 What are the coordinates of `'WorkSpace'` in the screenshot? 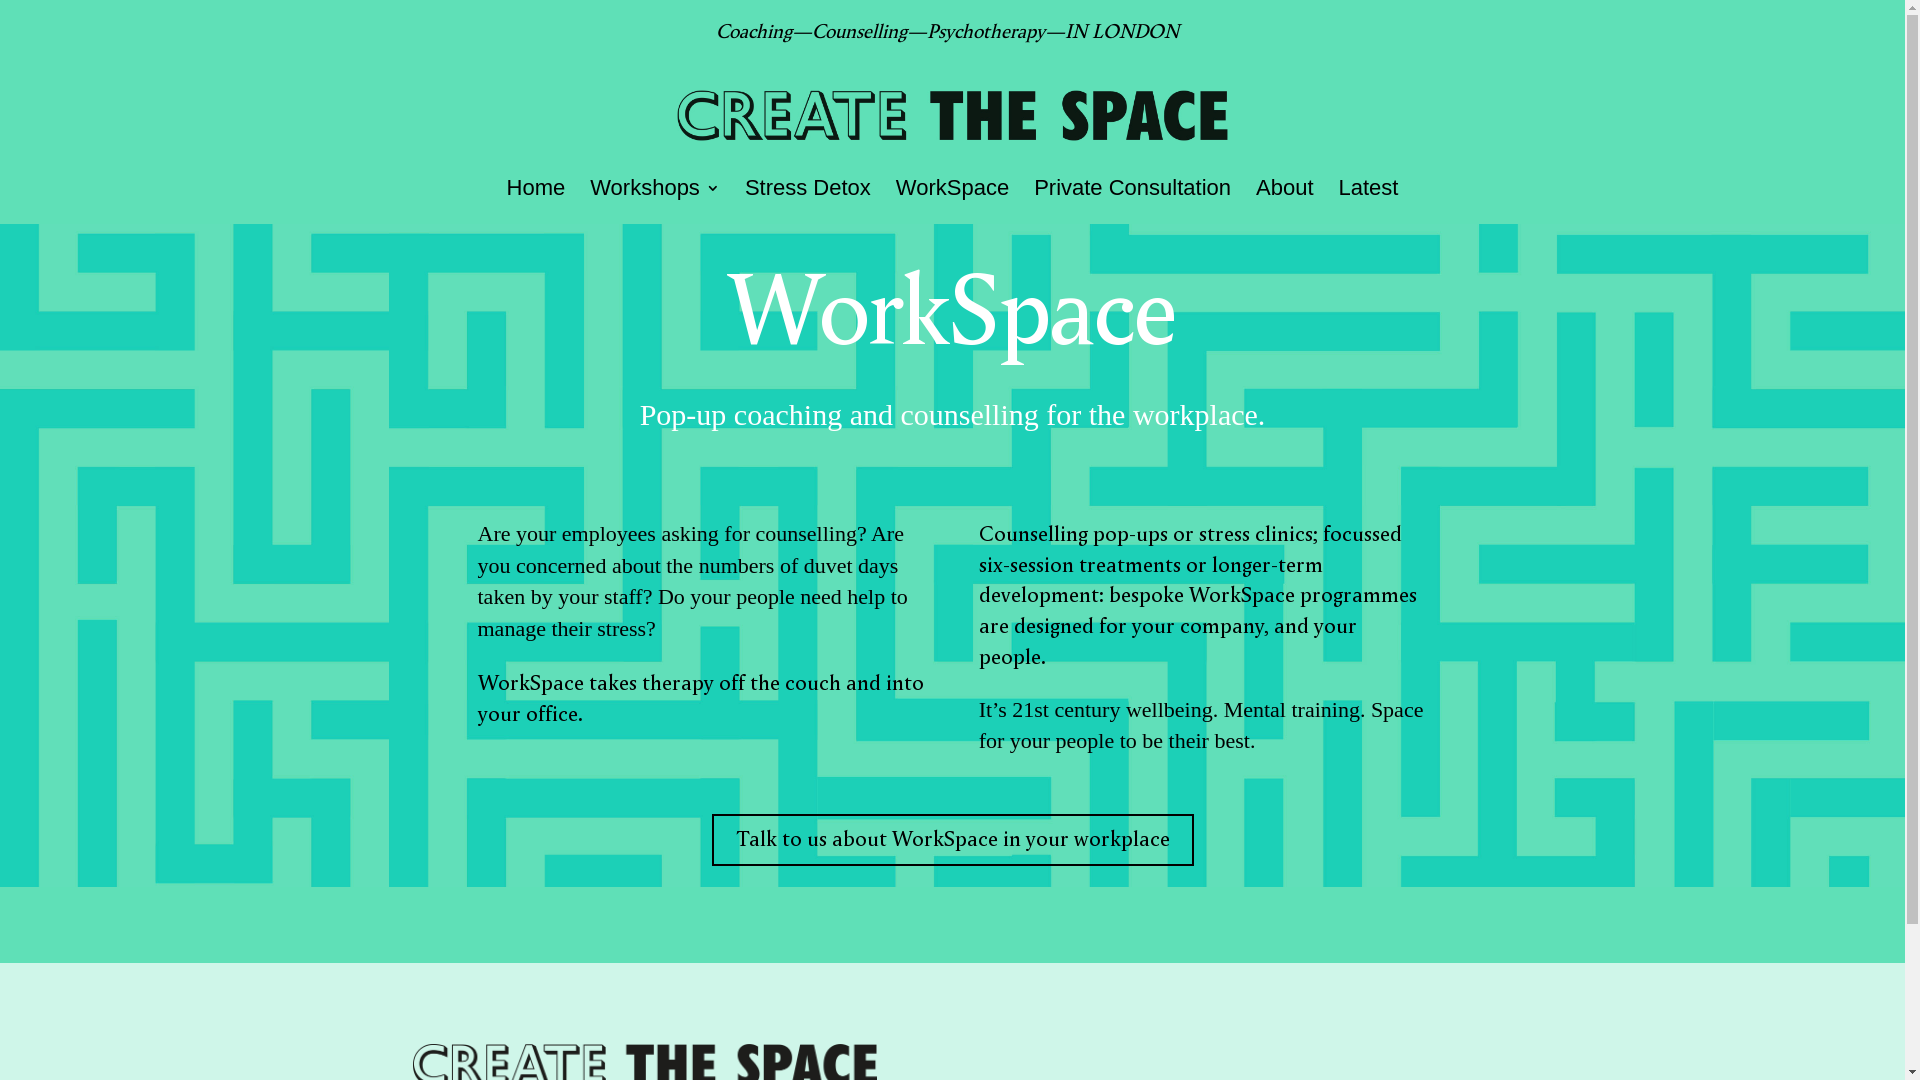 It's located at (951, 202).